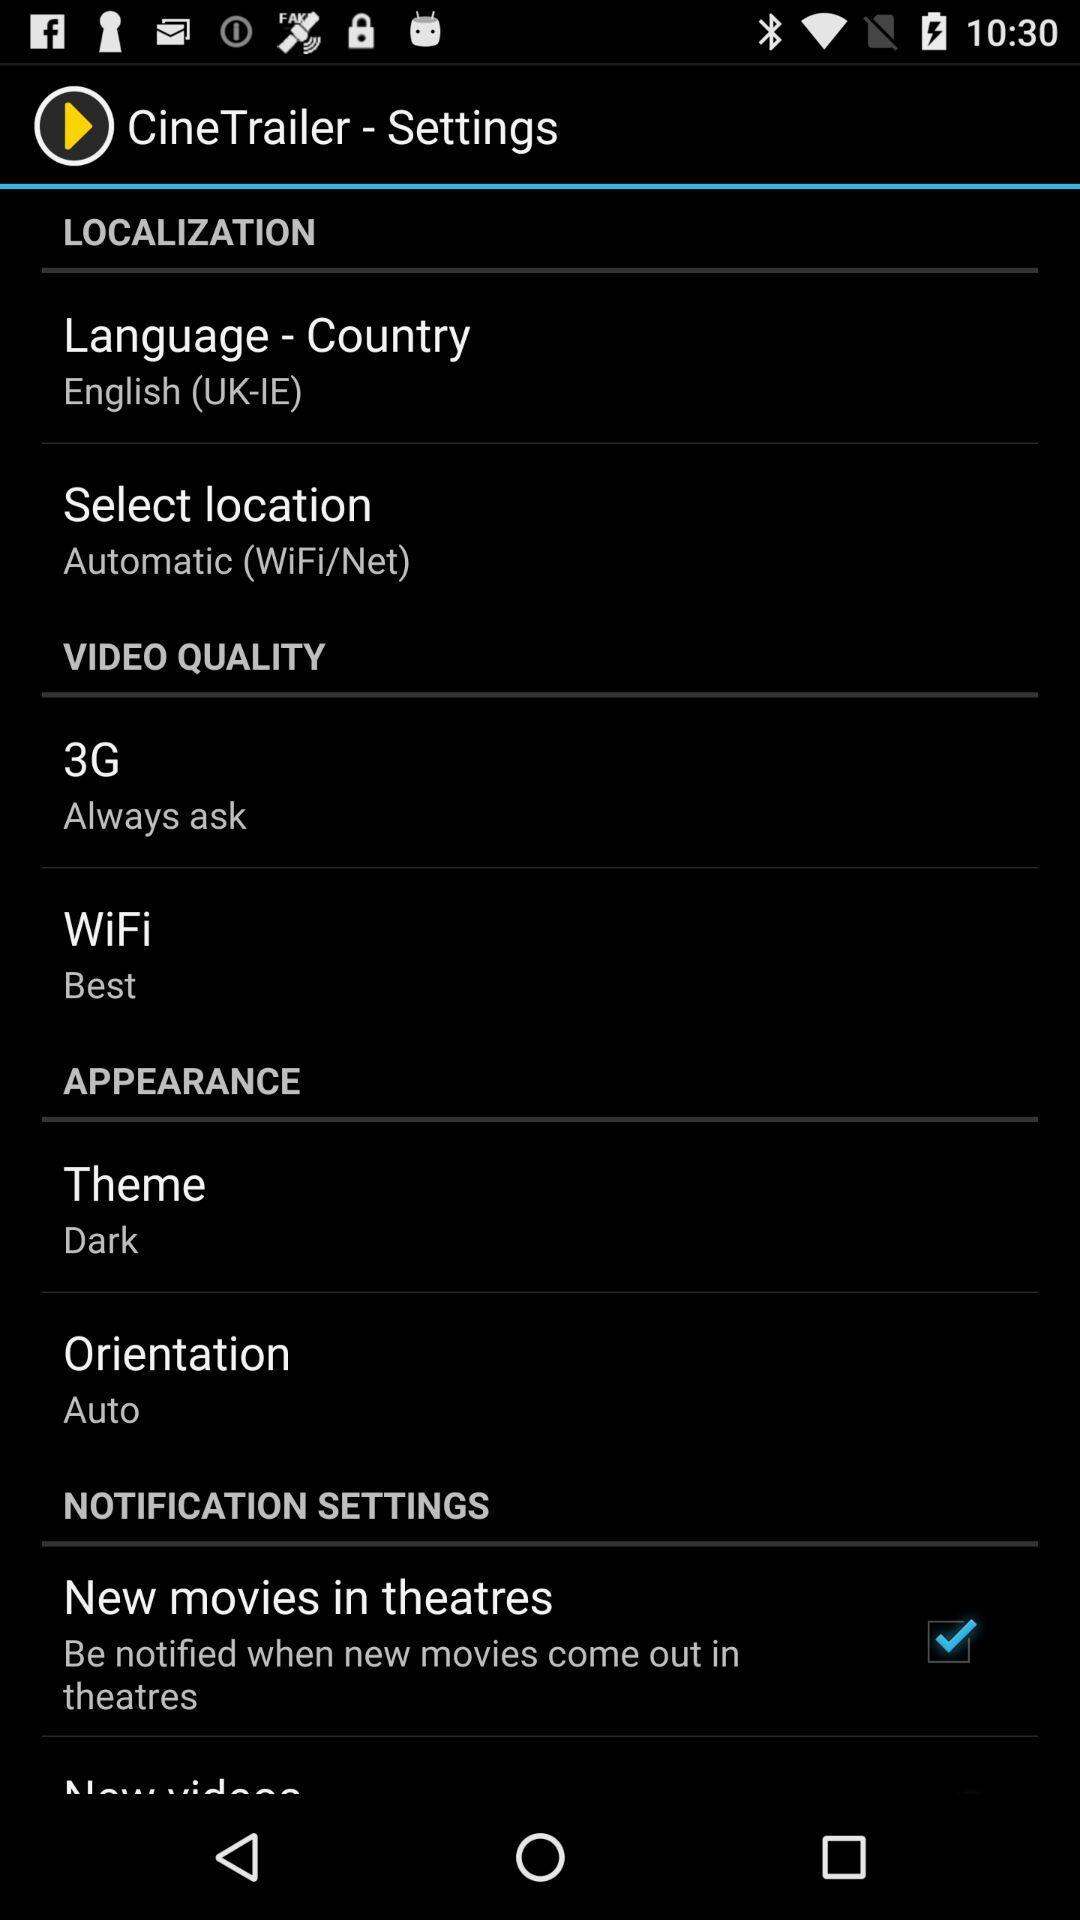 The width and height of the screenshot is (1080, 1920). I want to click on icon above the appearance, so click(99, 983).